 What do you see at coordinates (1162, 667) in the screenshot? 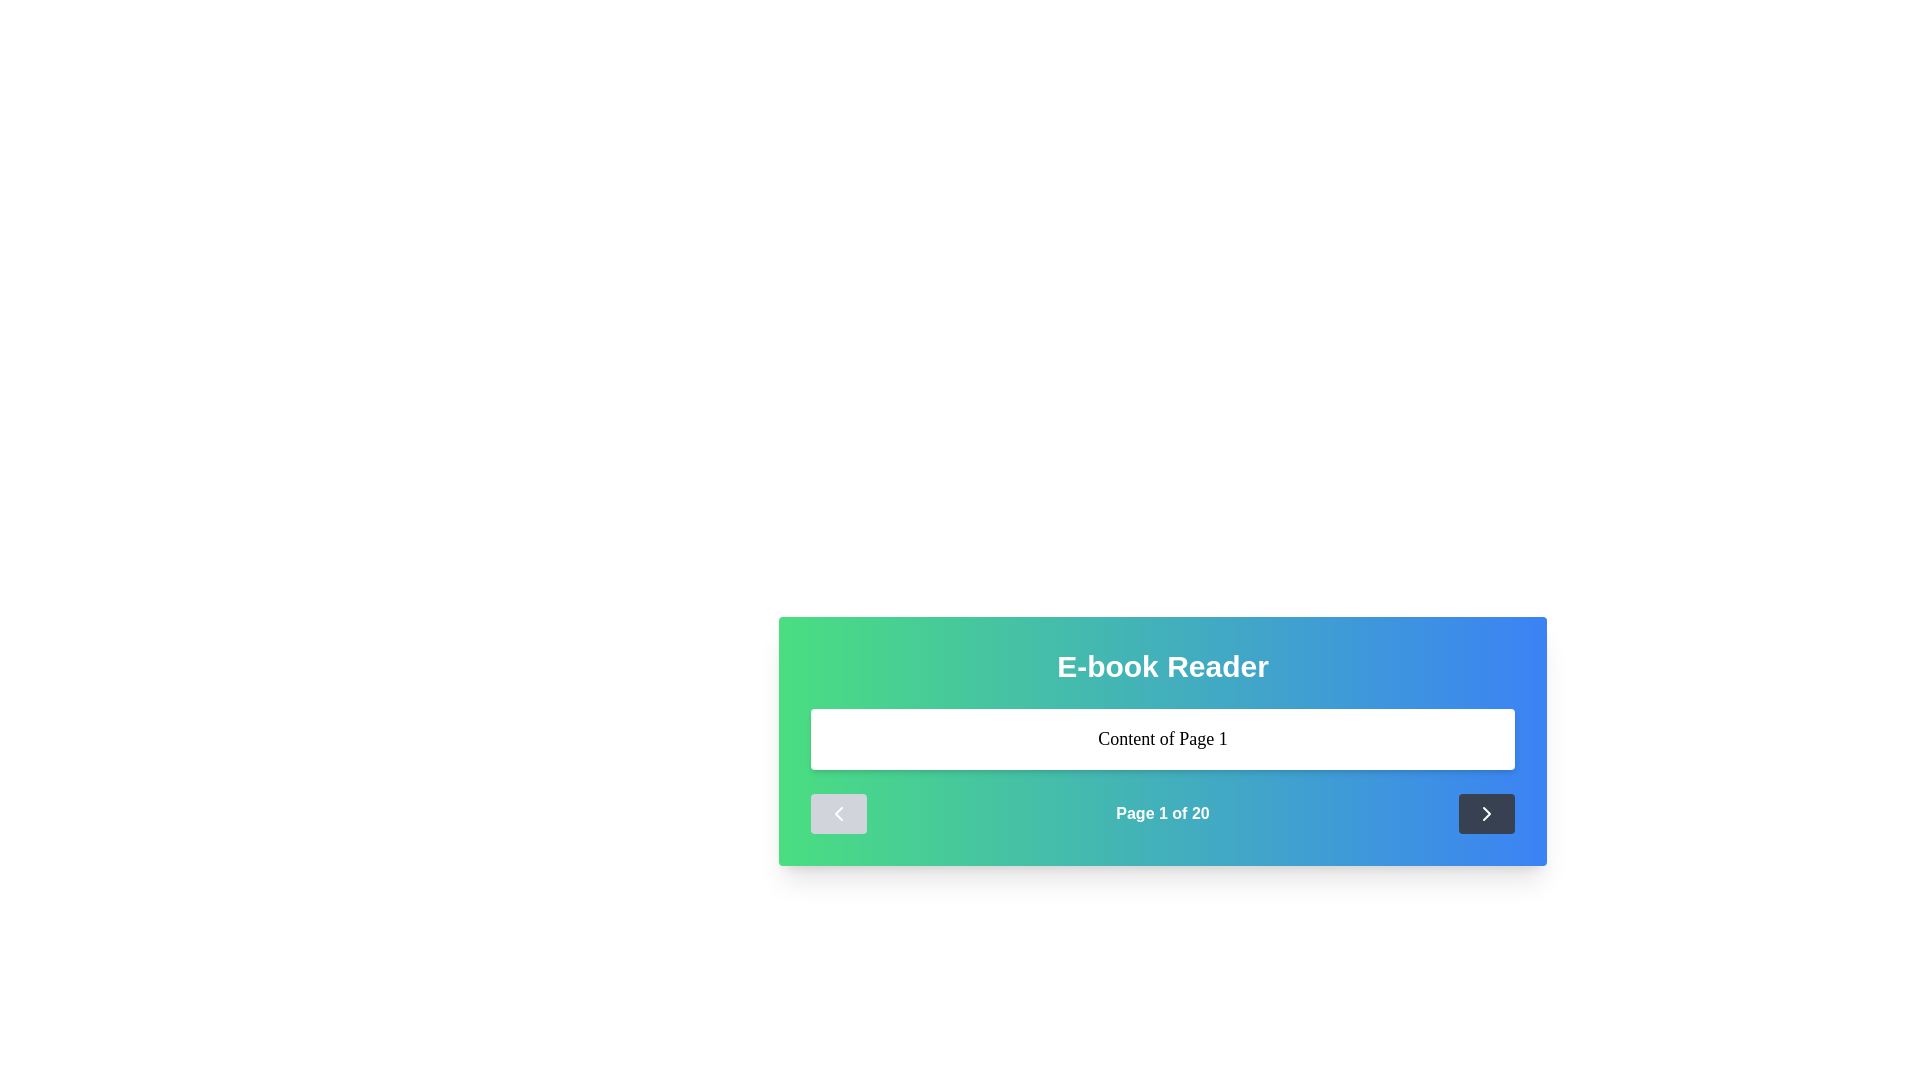
I see `the title text element located at the top center of the rounded, gradient-background panel, which indicates the purpose of the panel below` at bounding box center [1162, 667].